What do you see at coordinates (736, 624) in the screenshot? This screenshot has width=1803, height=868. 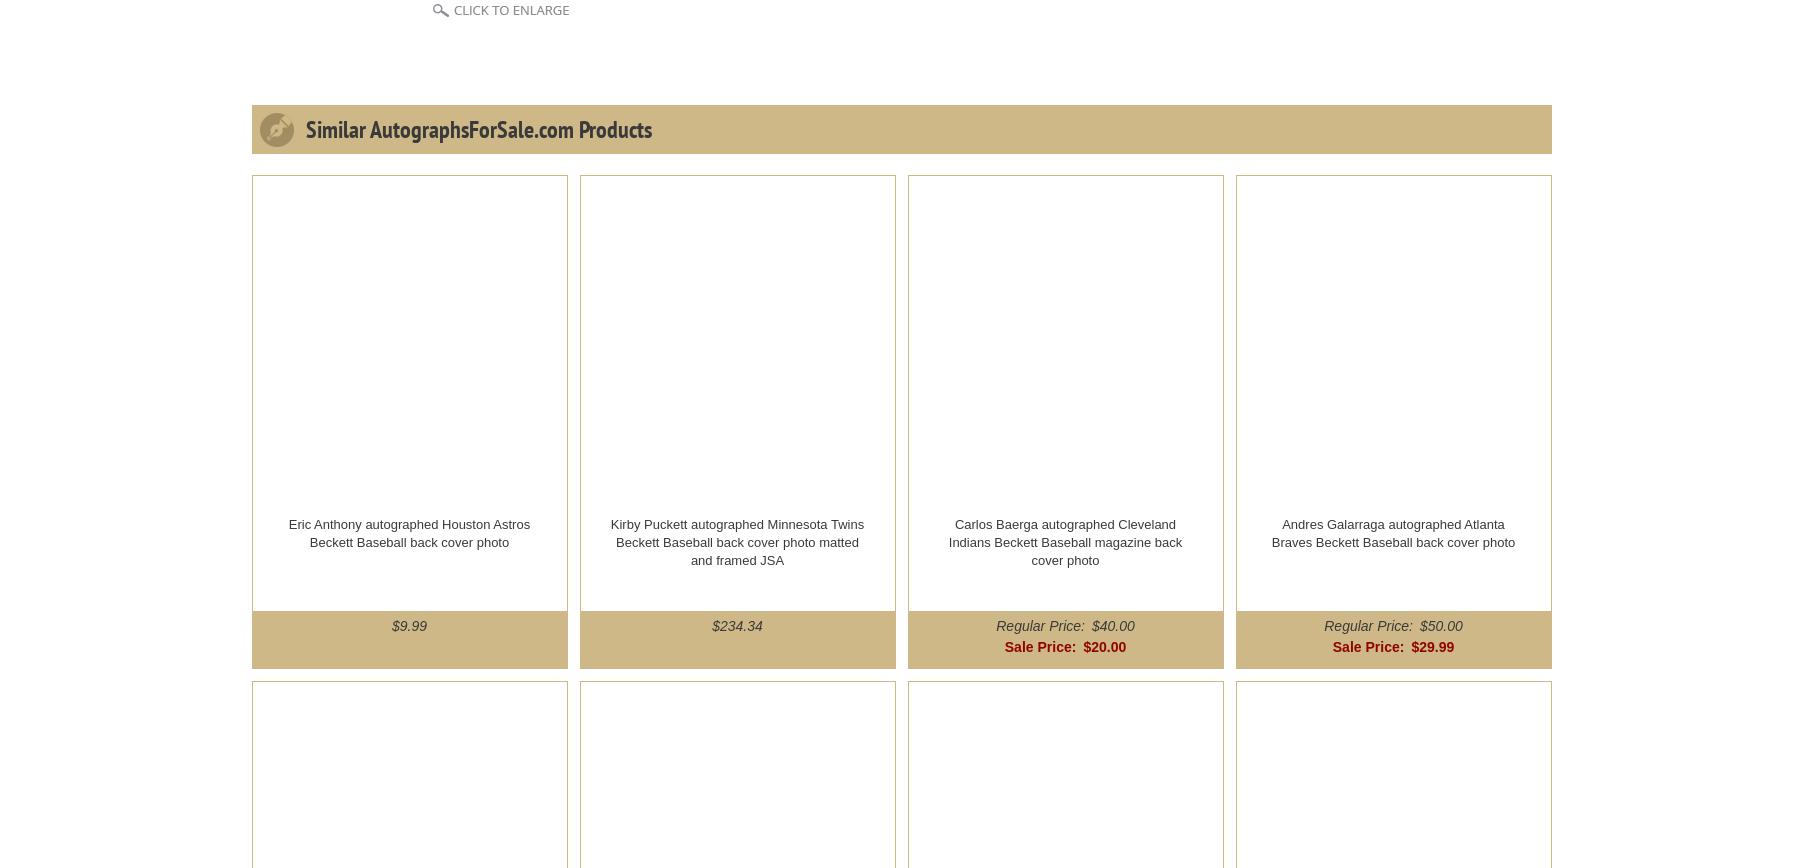 I see `'$234.34'` at bounding box center [736, 624].